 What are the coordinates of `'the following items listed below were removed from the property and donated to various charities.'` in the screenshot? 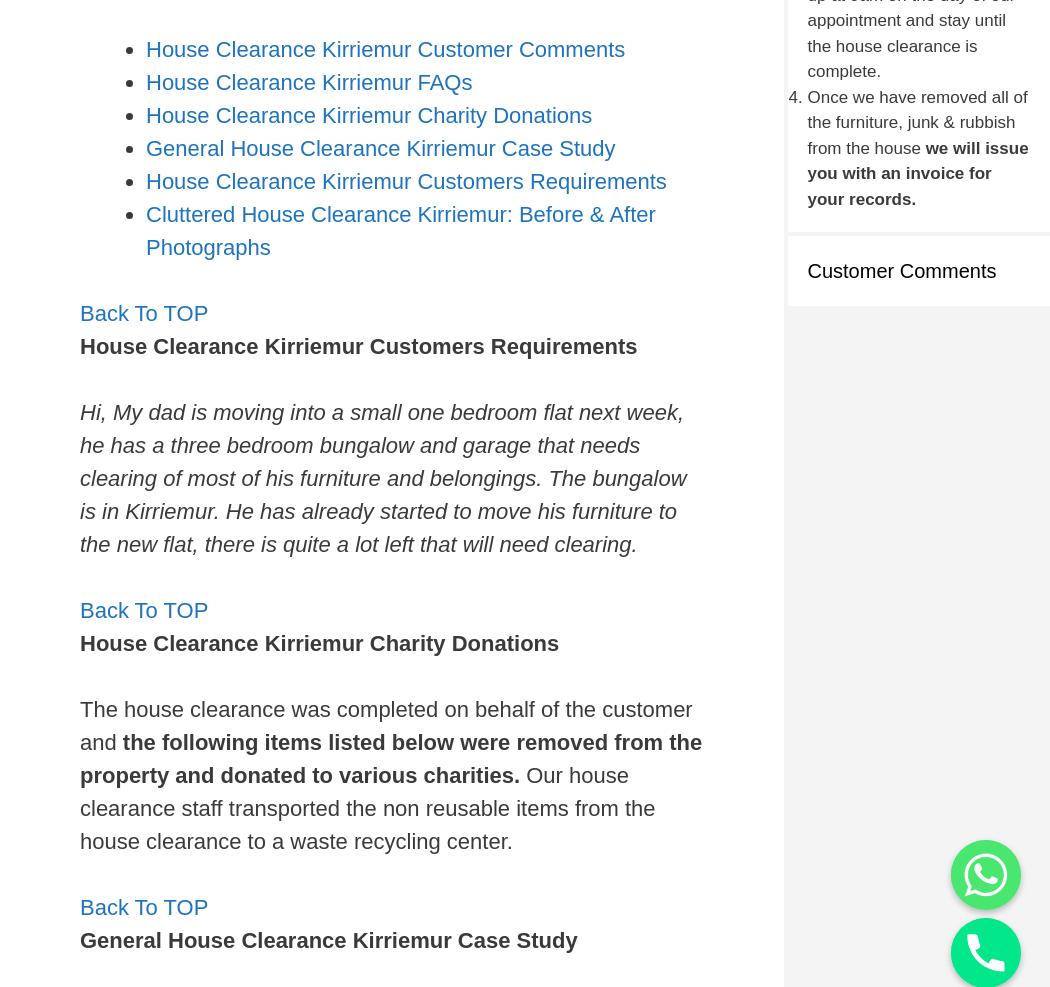 It's located at (80, 757).